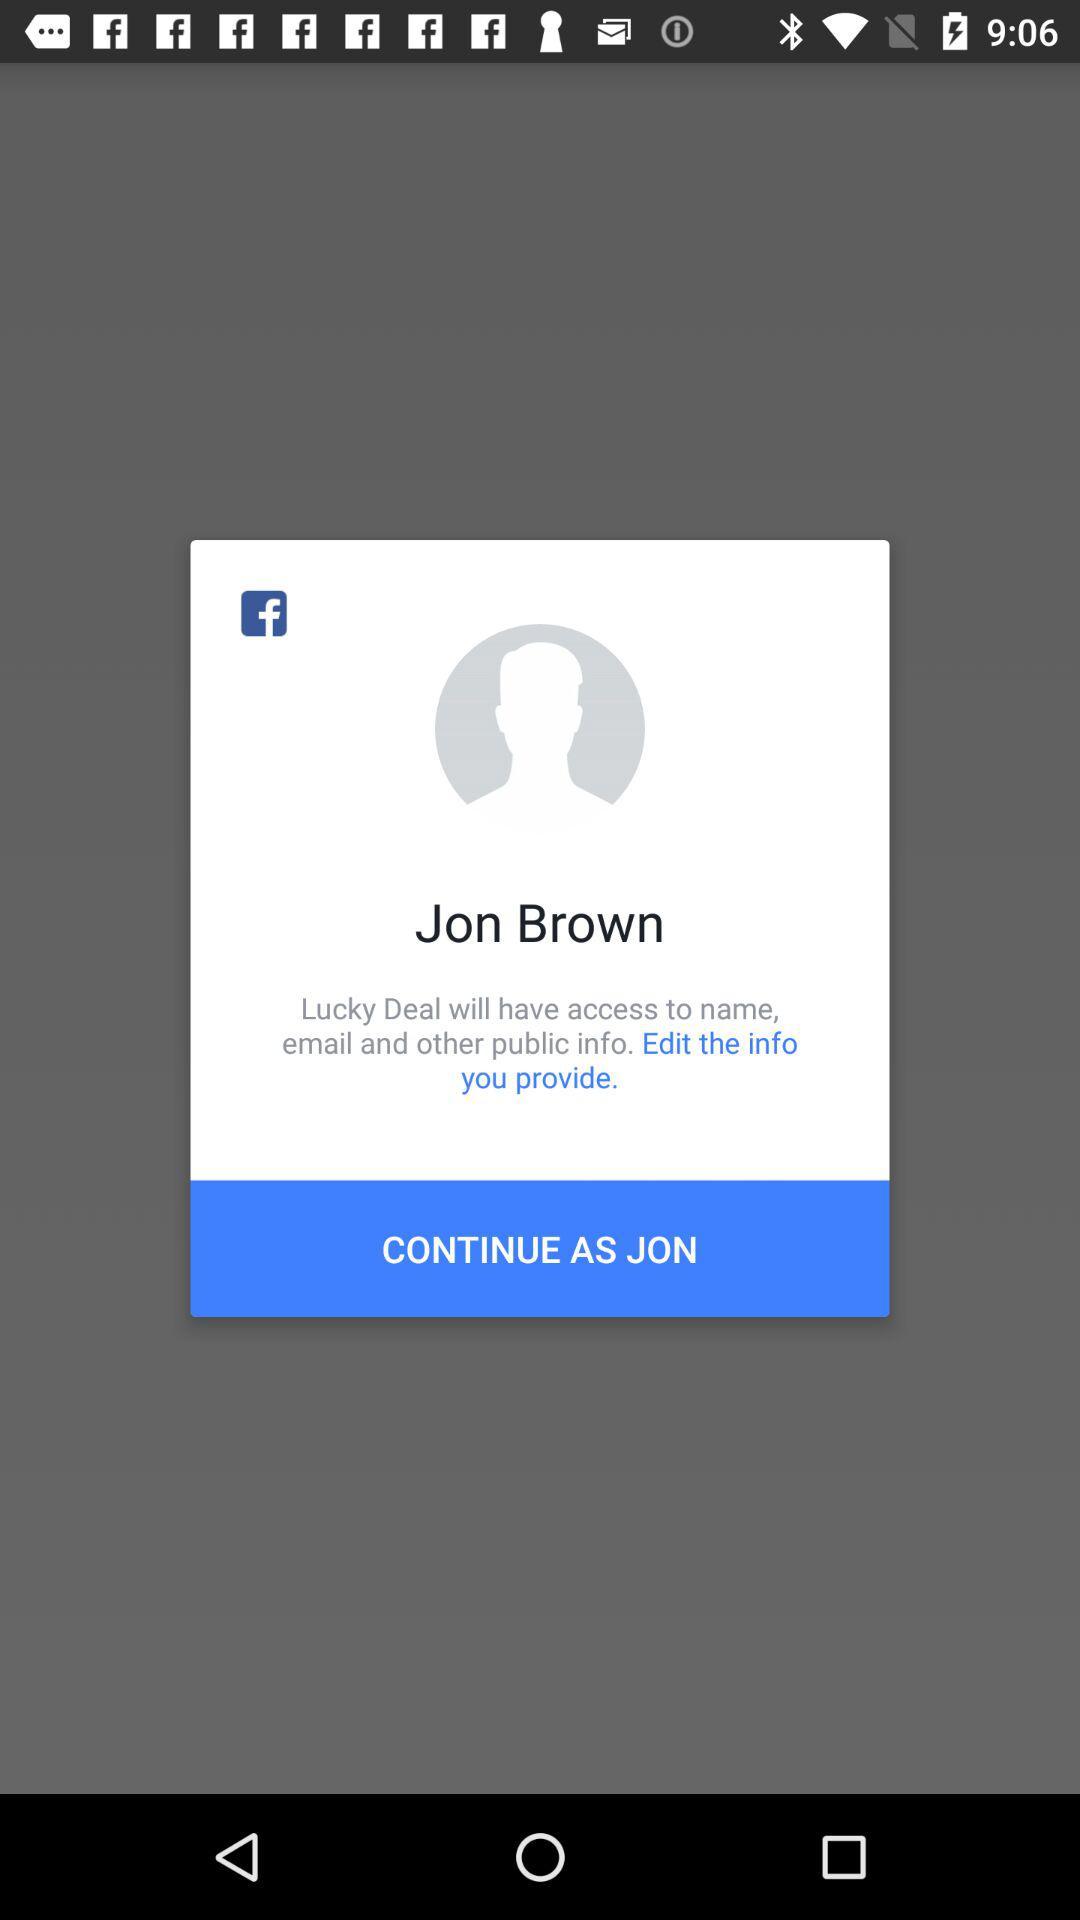  Describe the element at coordinates (540, 1247) in the screenshot. I see `continue as jon` at that location.